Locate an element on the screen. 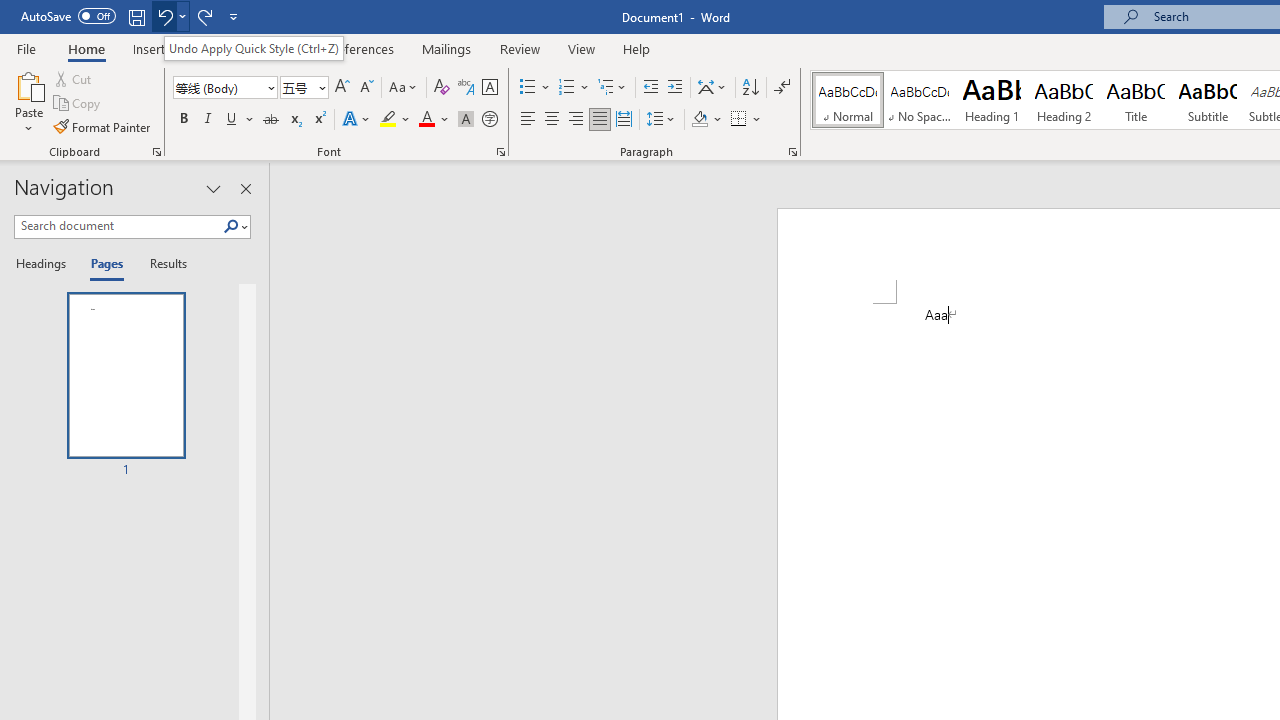 The width and height of the screenshot is (1280, 720). 'Font Color' is located at coordinates (433, 119).